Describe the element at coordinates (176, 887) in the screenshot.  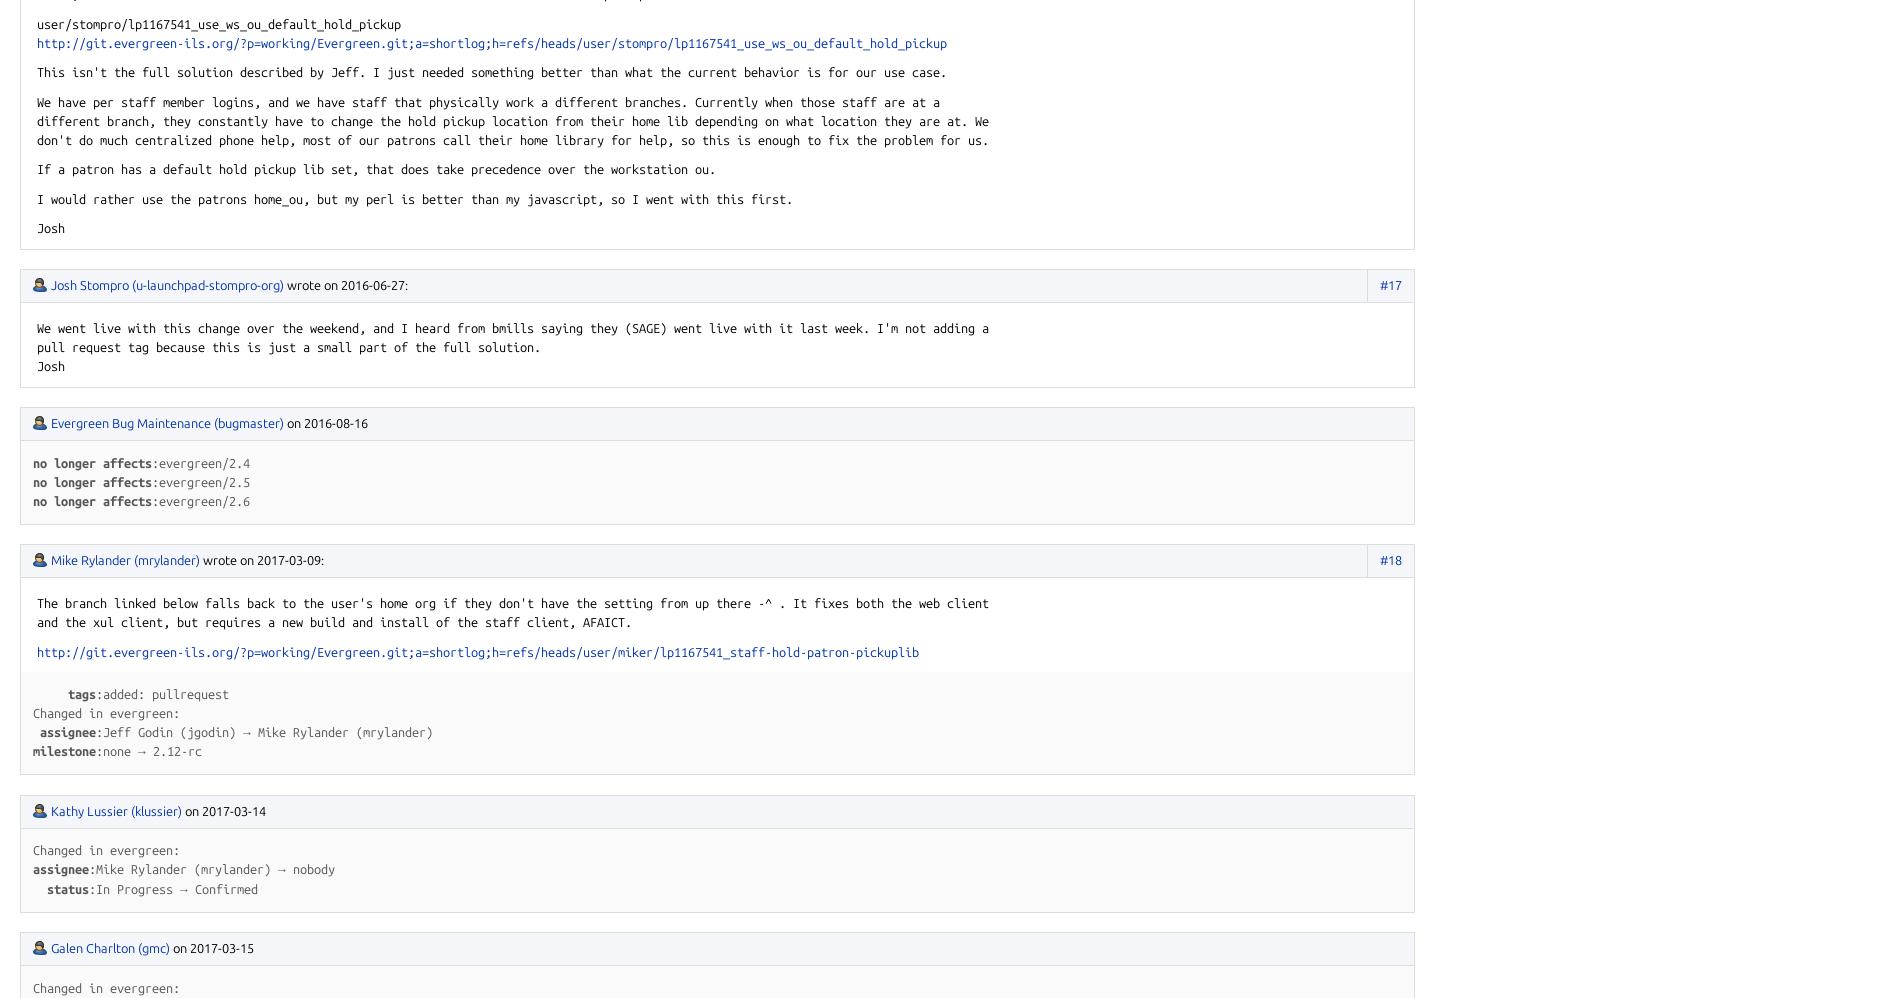
I see `'In Progress → Confirmed'` at that location.